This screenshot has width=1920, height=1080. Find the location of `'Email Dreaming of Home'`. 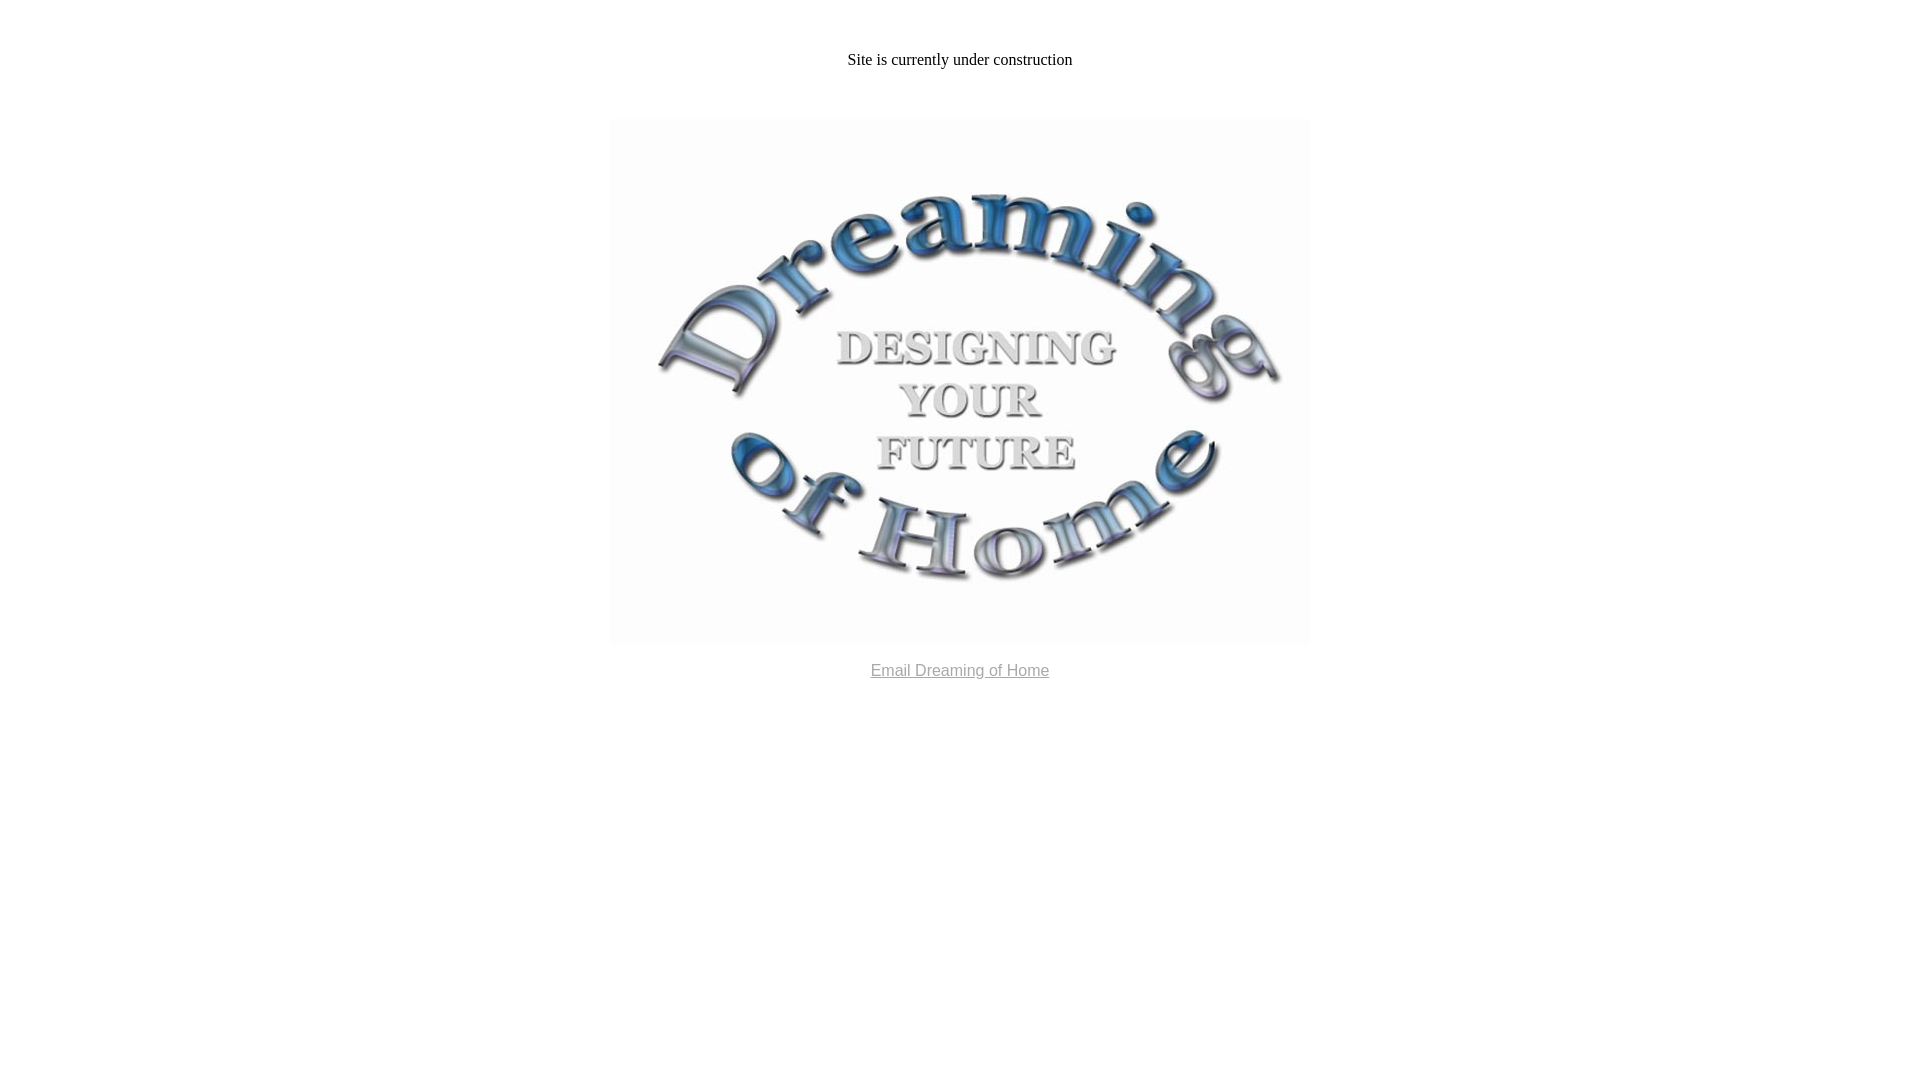

'Email Dreaming of Home' is located at coordinates (960, 654).